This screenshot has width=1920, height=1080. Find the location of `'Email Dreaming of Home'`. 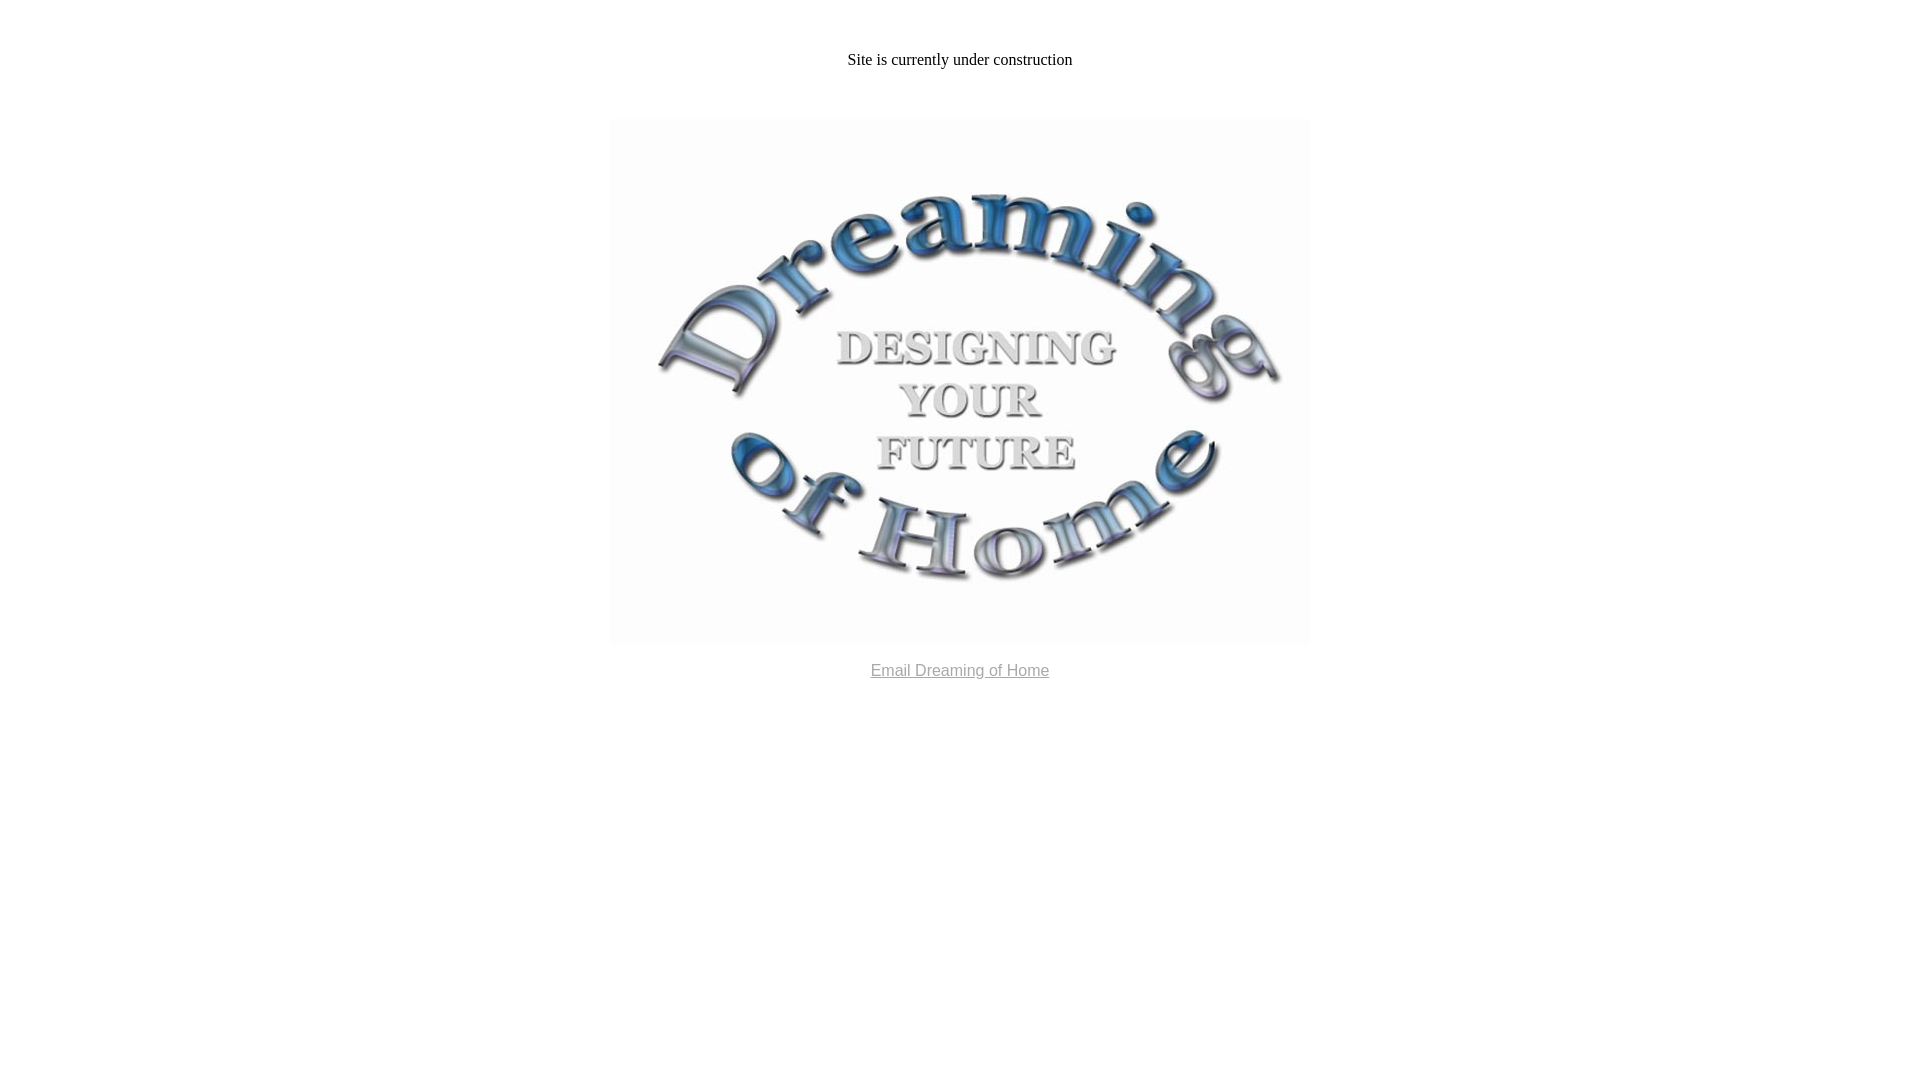

'Email Dreaming of Home' is located at coordinates (960, 654).